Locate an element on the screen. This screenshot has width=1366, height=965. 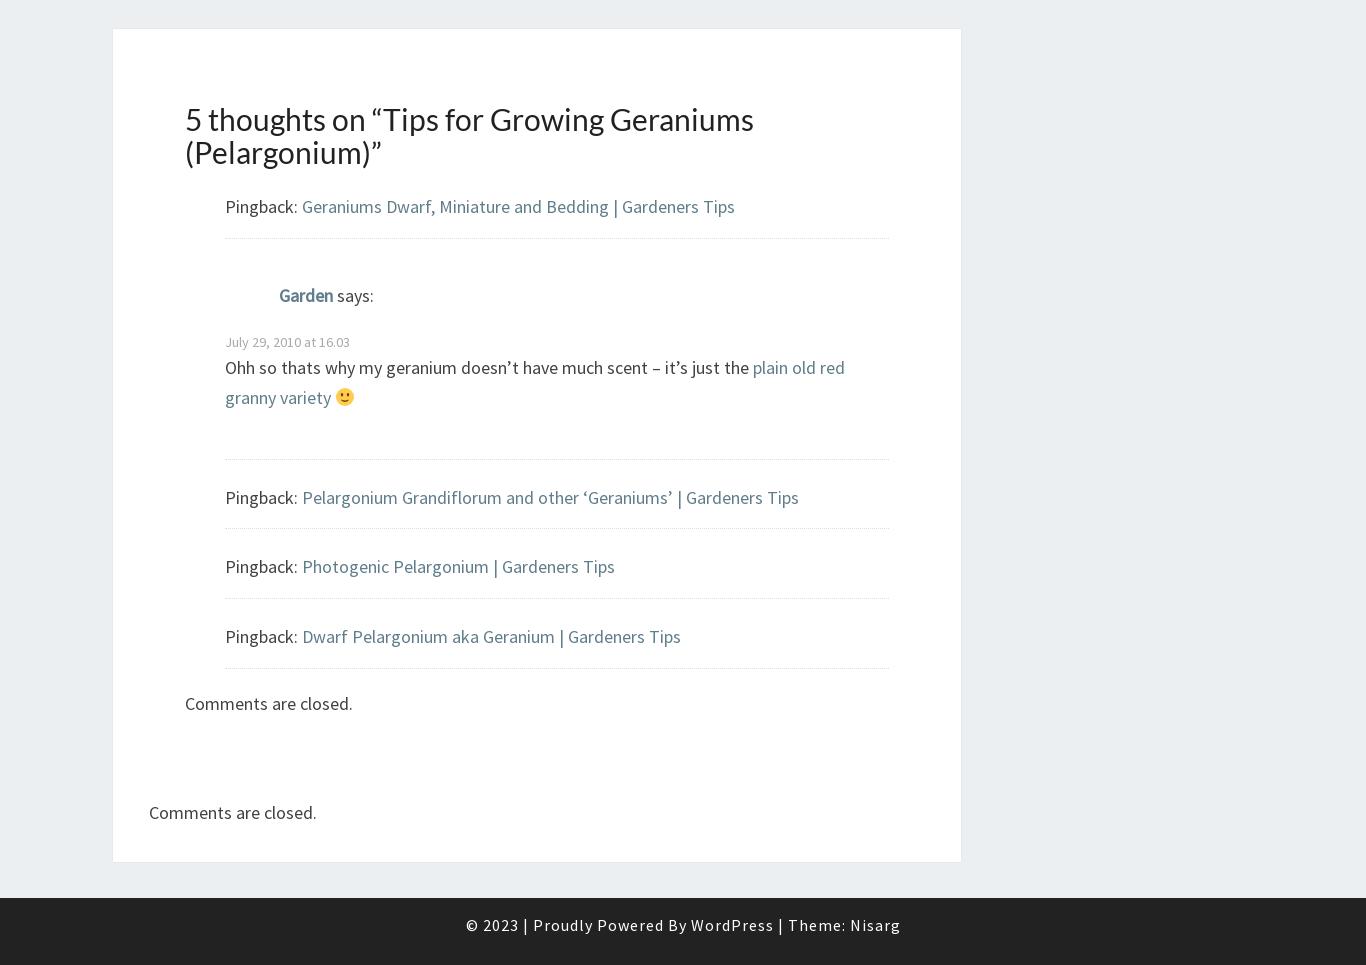
'WordPress' is located at coordinates (689, 923).